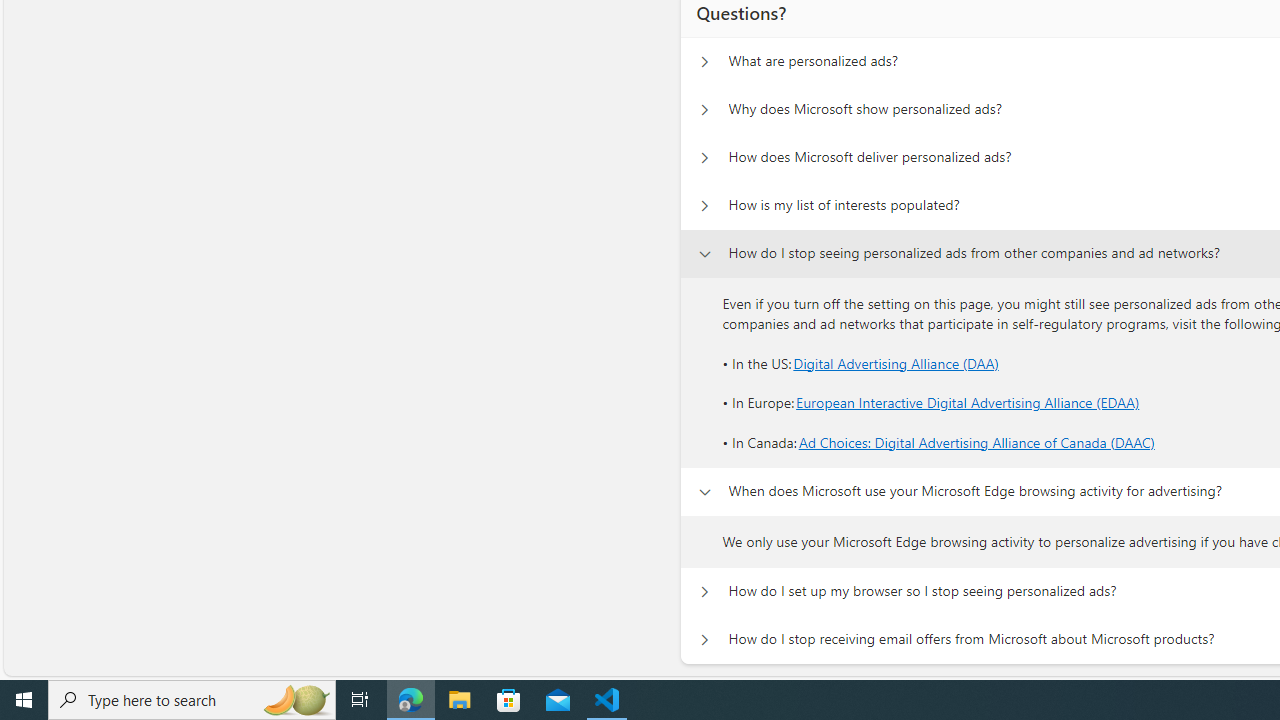 This screenshot has height=720, width=1280. What do you see at coordinates (895, 362) in the screenshot?
I see `'Digital Advertising Alliance (DAA)'` at bounding box center [895, 362].